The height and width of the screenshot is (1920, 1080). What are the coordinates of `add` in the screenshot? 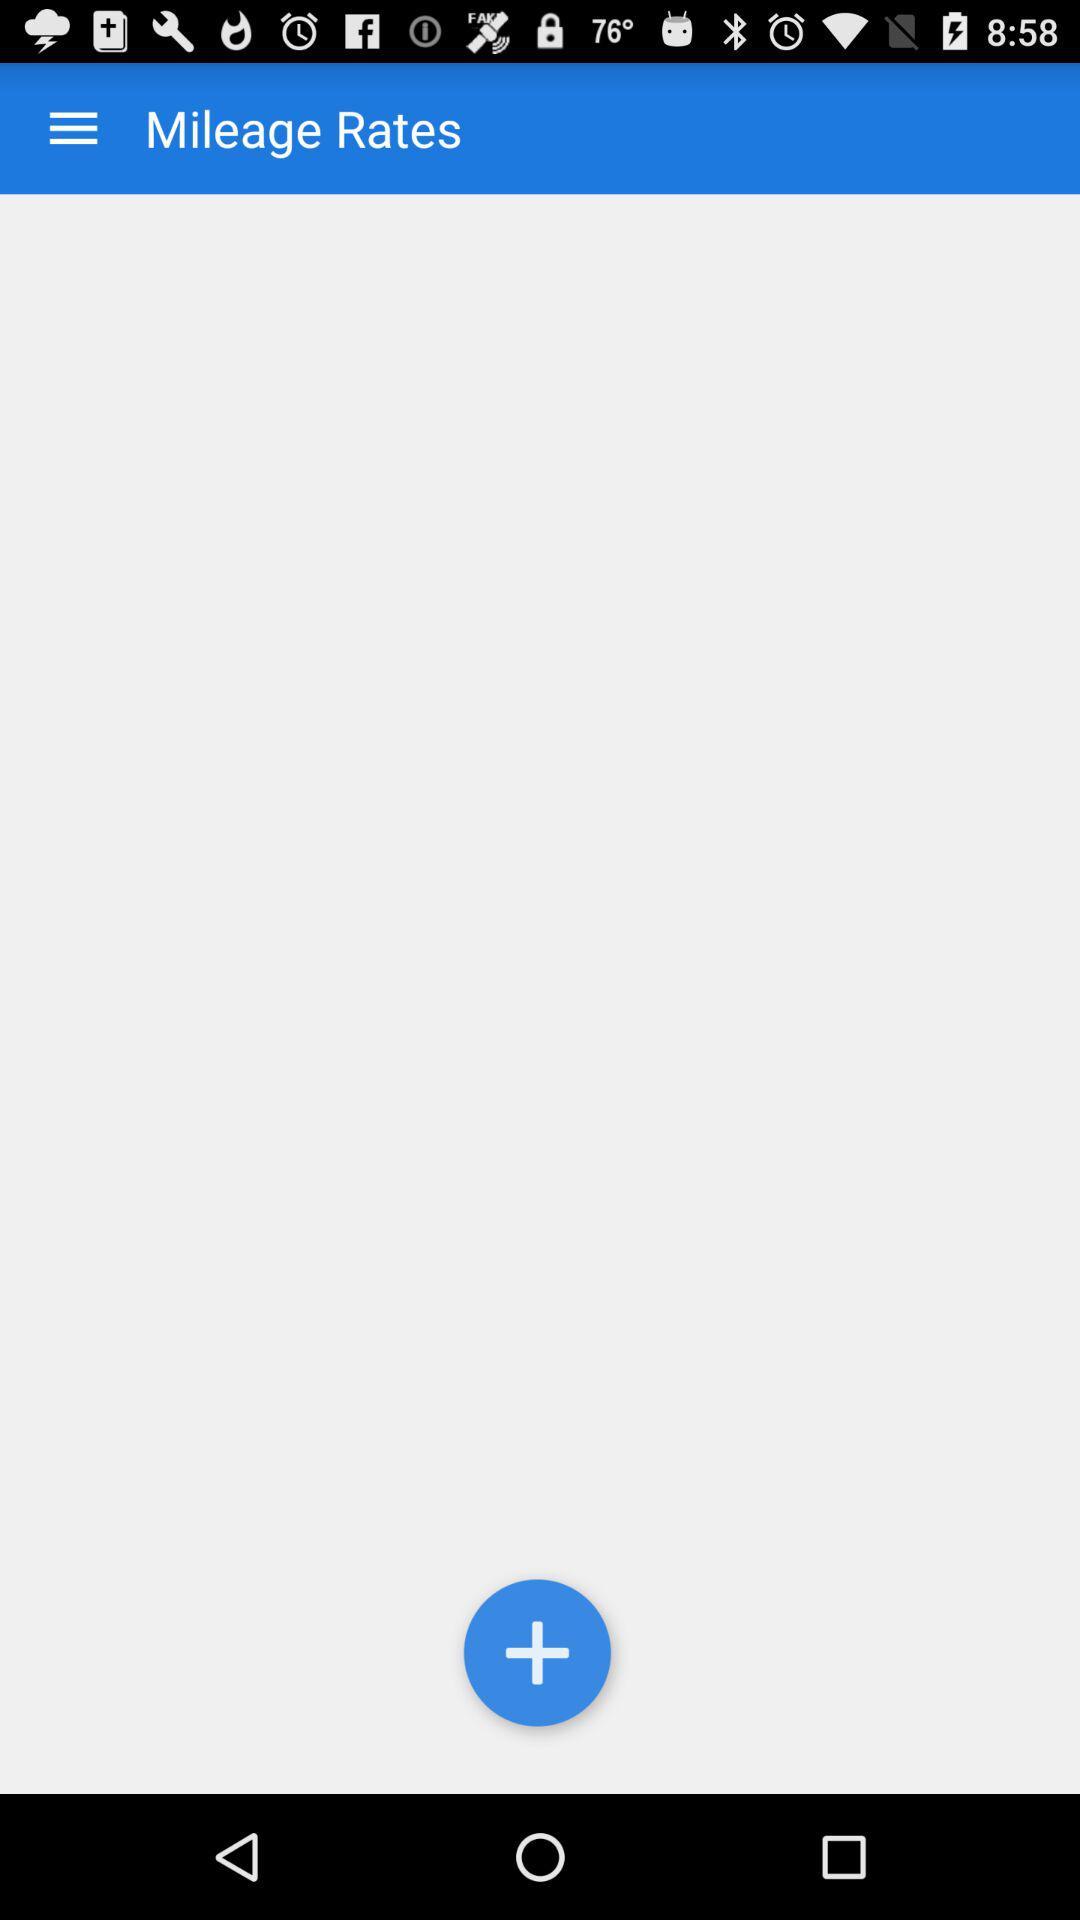 It's located at (540, 1657).